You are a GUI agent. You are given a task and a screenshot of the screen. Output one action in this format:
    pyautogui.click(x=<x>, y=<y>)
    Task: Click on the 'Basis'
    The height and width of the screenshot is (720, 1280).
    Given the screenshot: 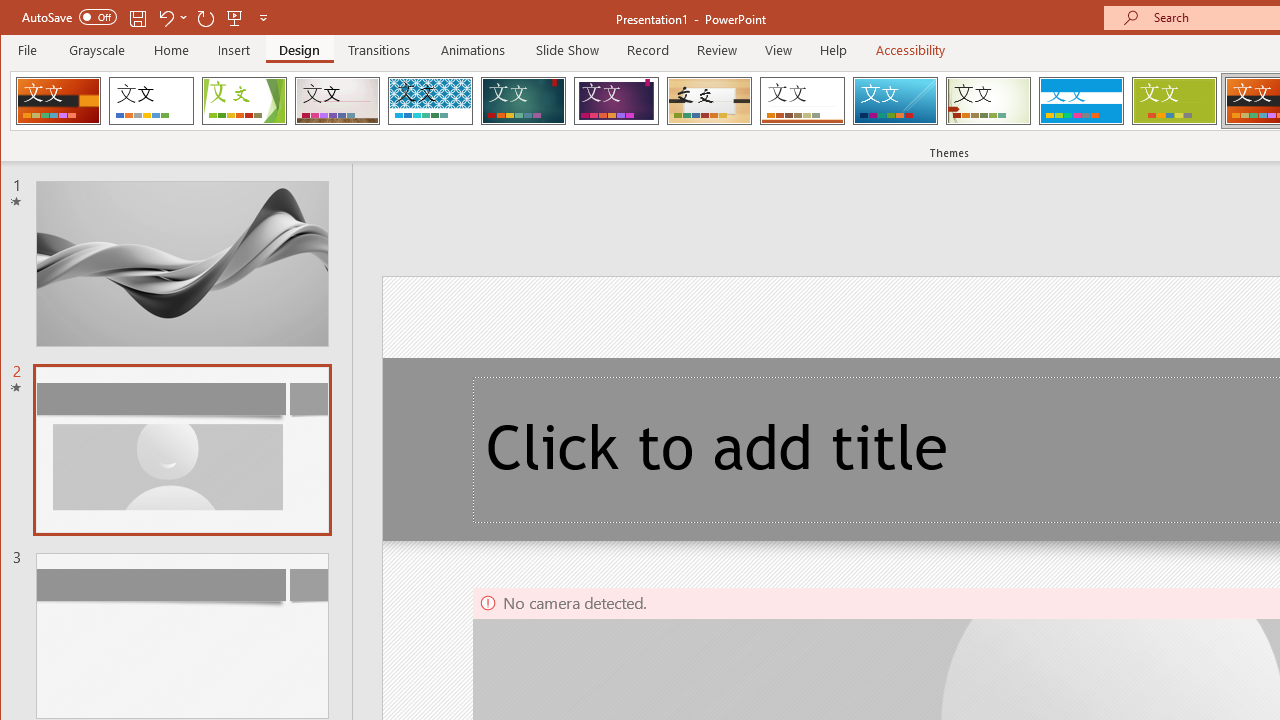 What is the action you would take?
    pyautogui.click(x=1174, y=100)
    